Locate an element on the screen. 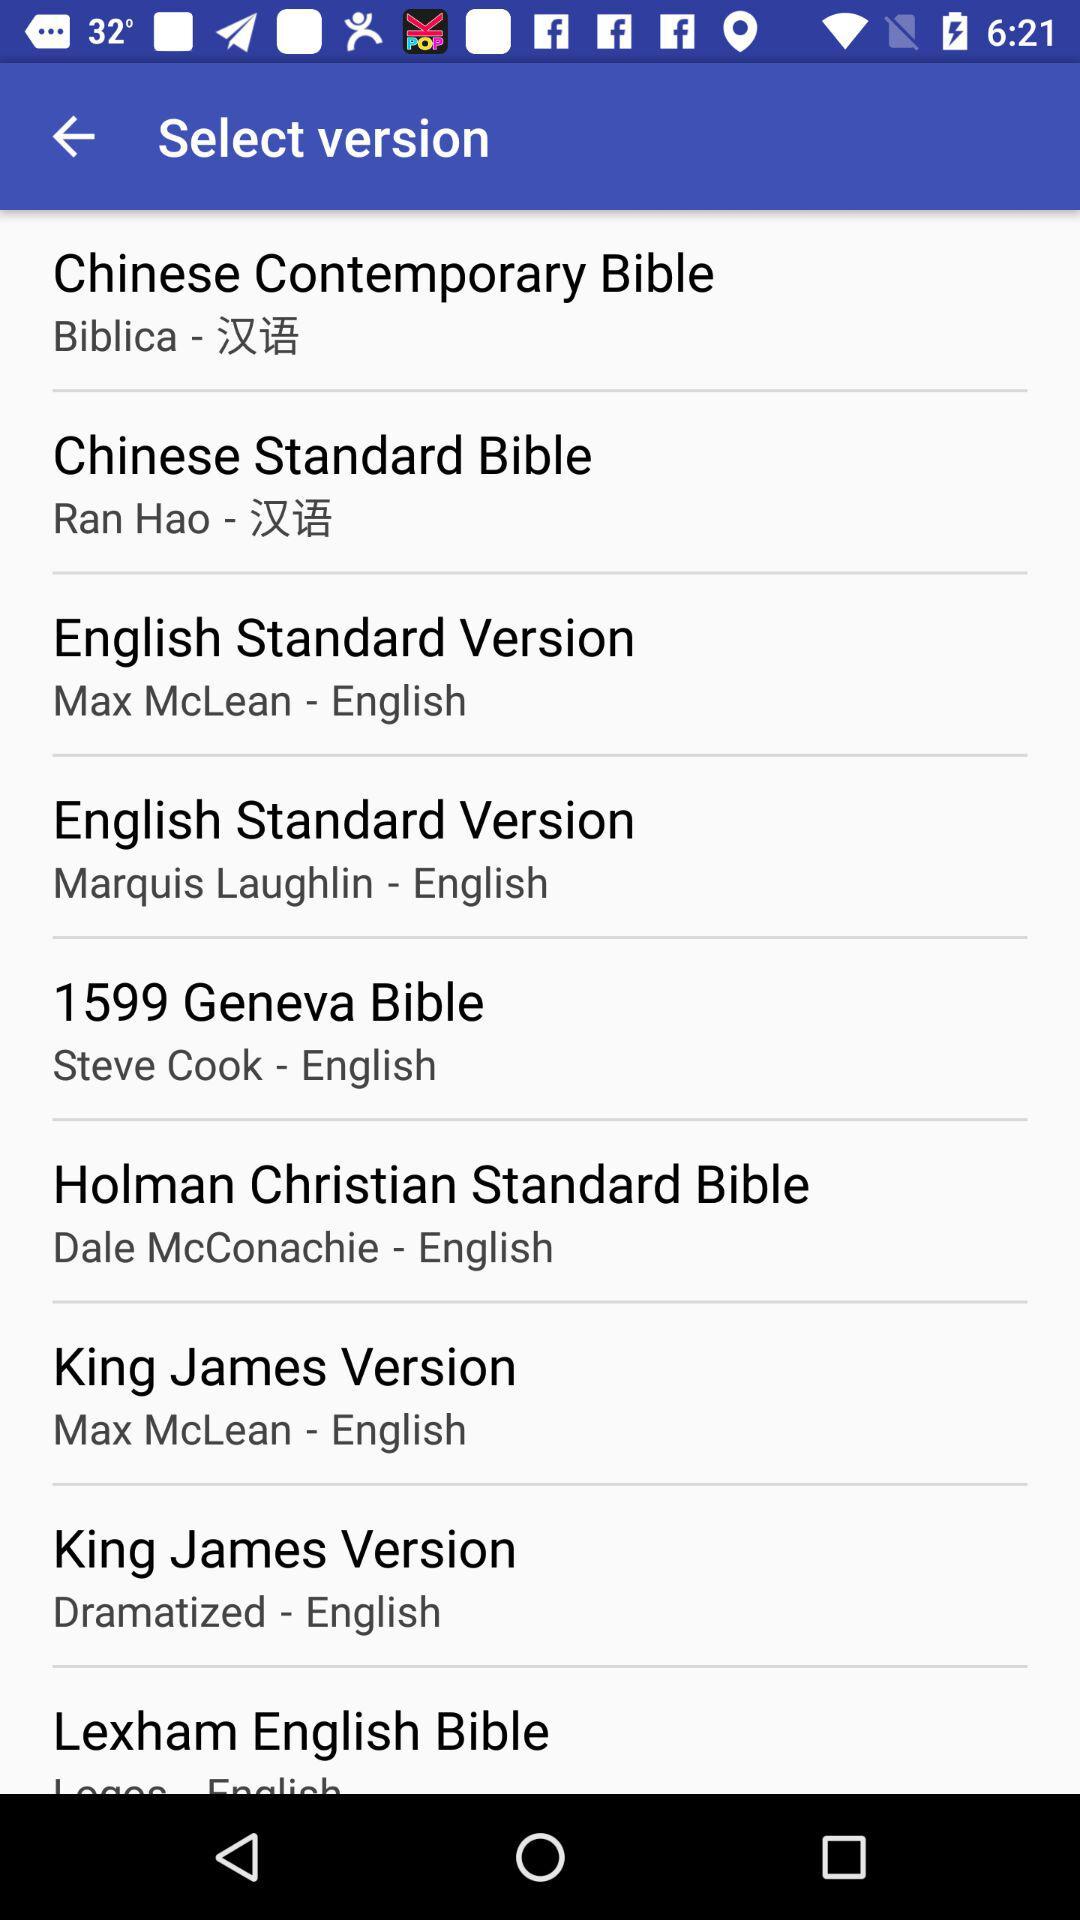 The width and height of the screenshot is (1080, 1920). the item above the chinese contemporary bible icon is located at coordinates (72, 135).